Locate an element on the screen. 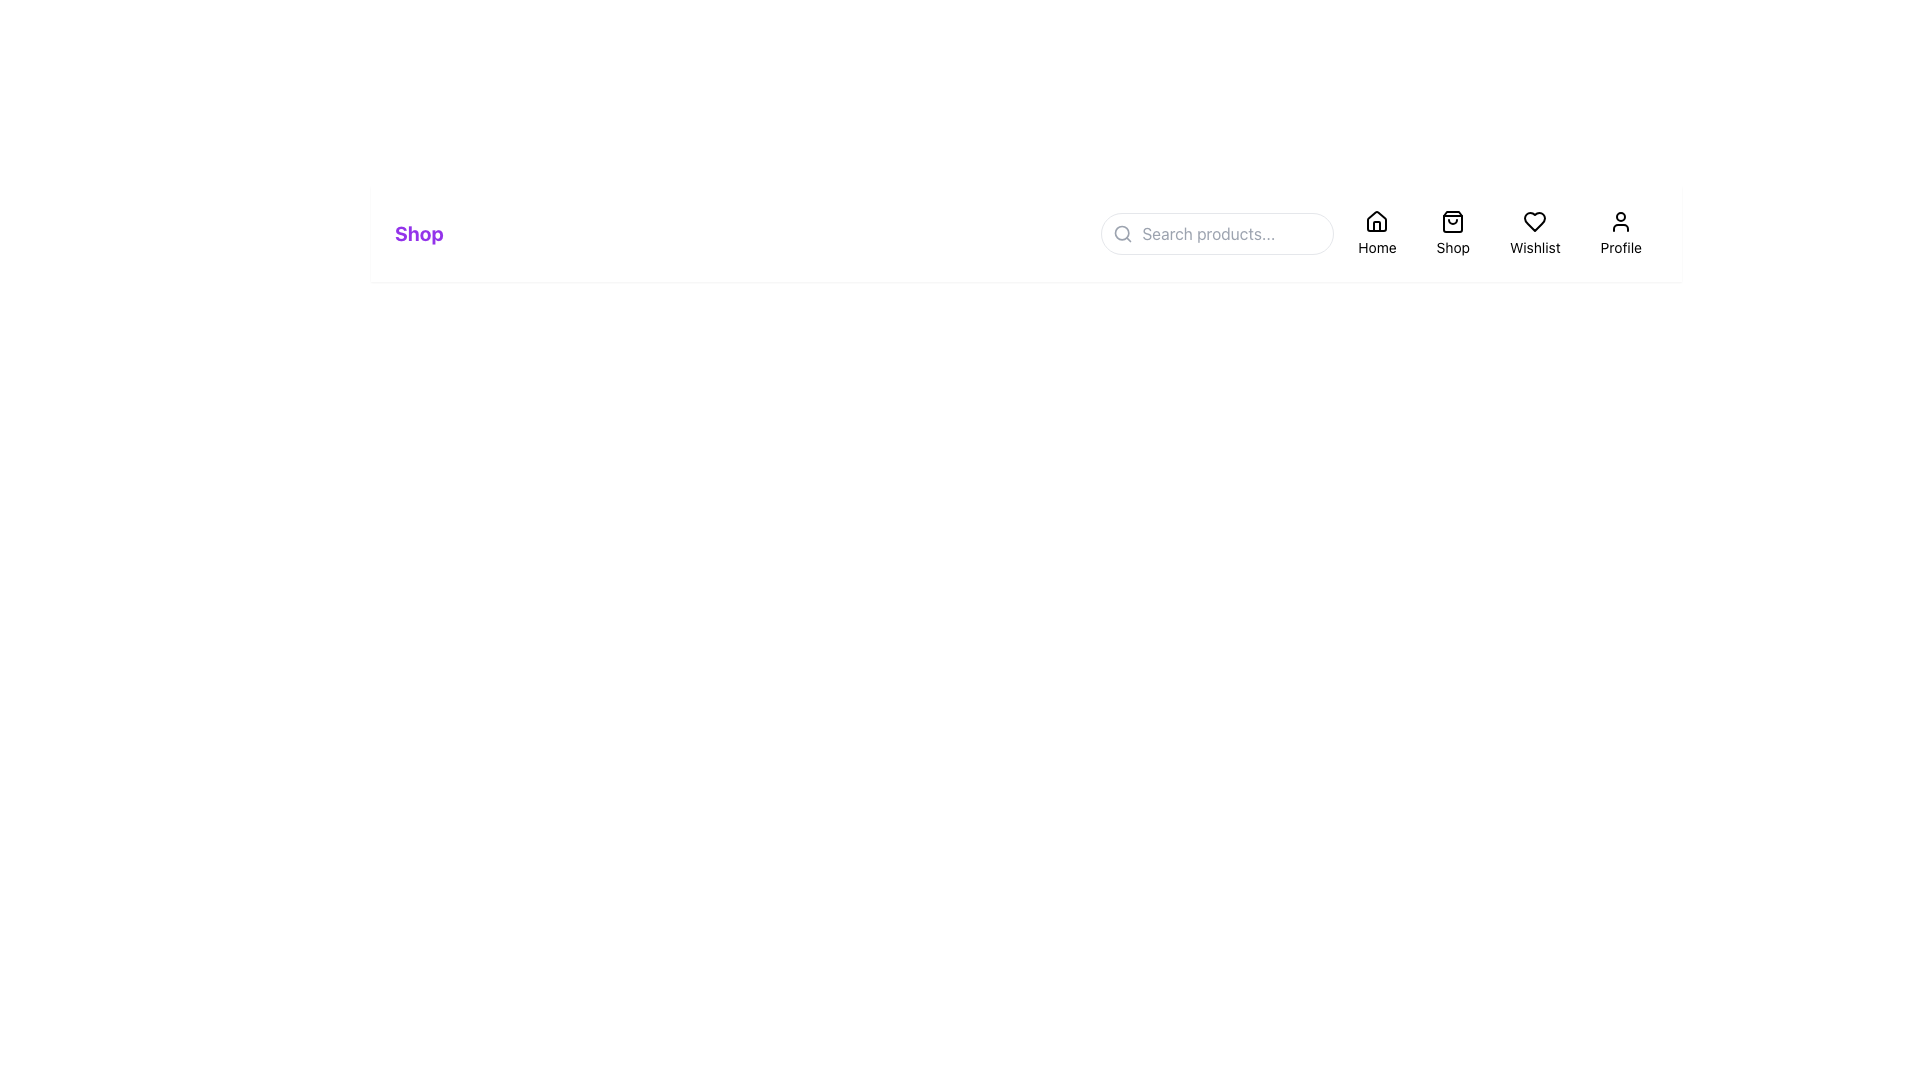 This screenshot has width=1920, height=1080. the 'Shop' button in the navigation menu, which features a shopping bag icon above the label 'Shop' is located at coordinates (1453, 233).